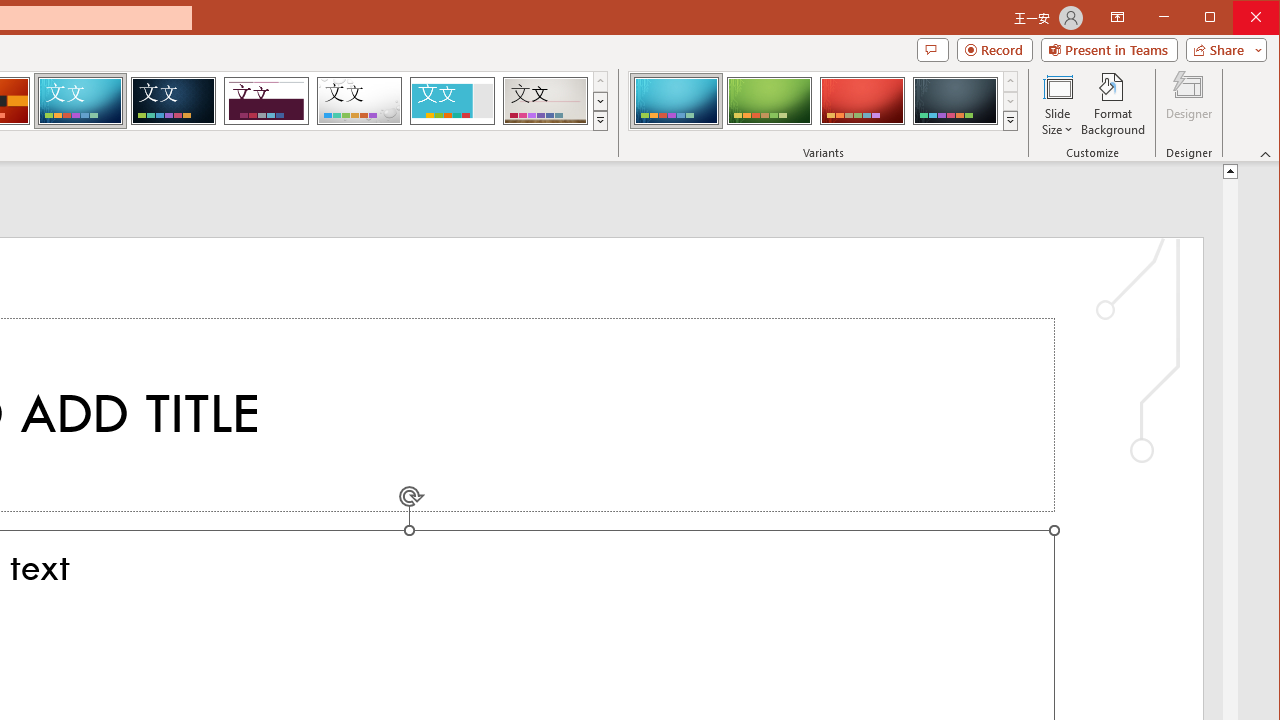 This screenshot has height=720, width=1280. What do you see at coordinates (1116, 18) in the screenshot?
I see `'Ribbon Display Options'` at bounding box center [1116, 18].